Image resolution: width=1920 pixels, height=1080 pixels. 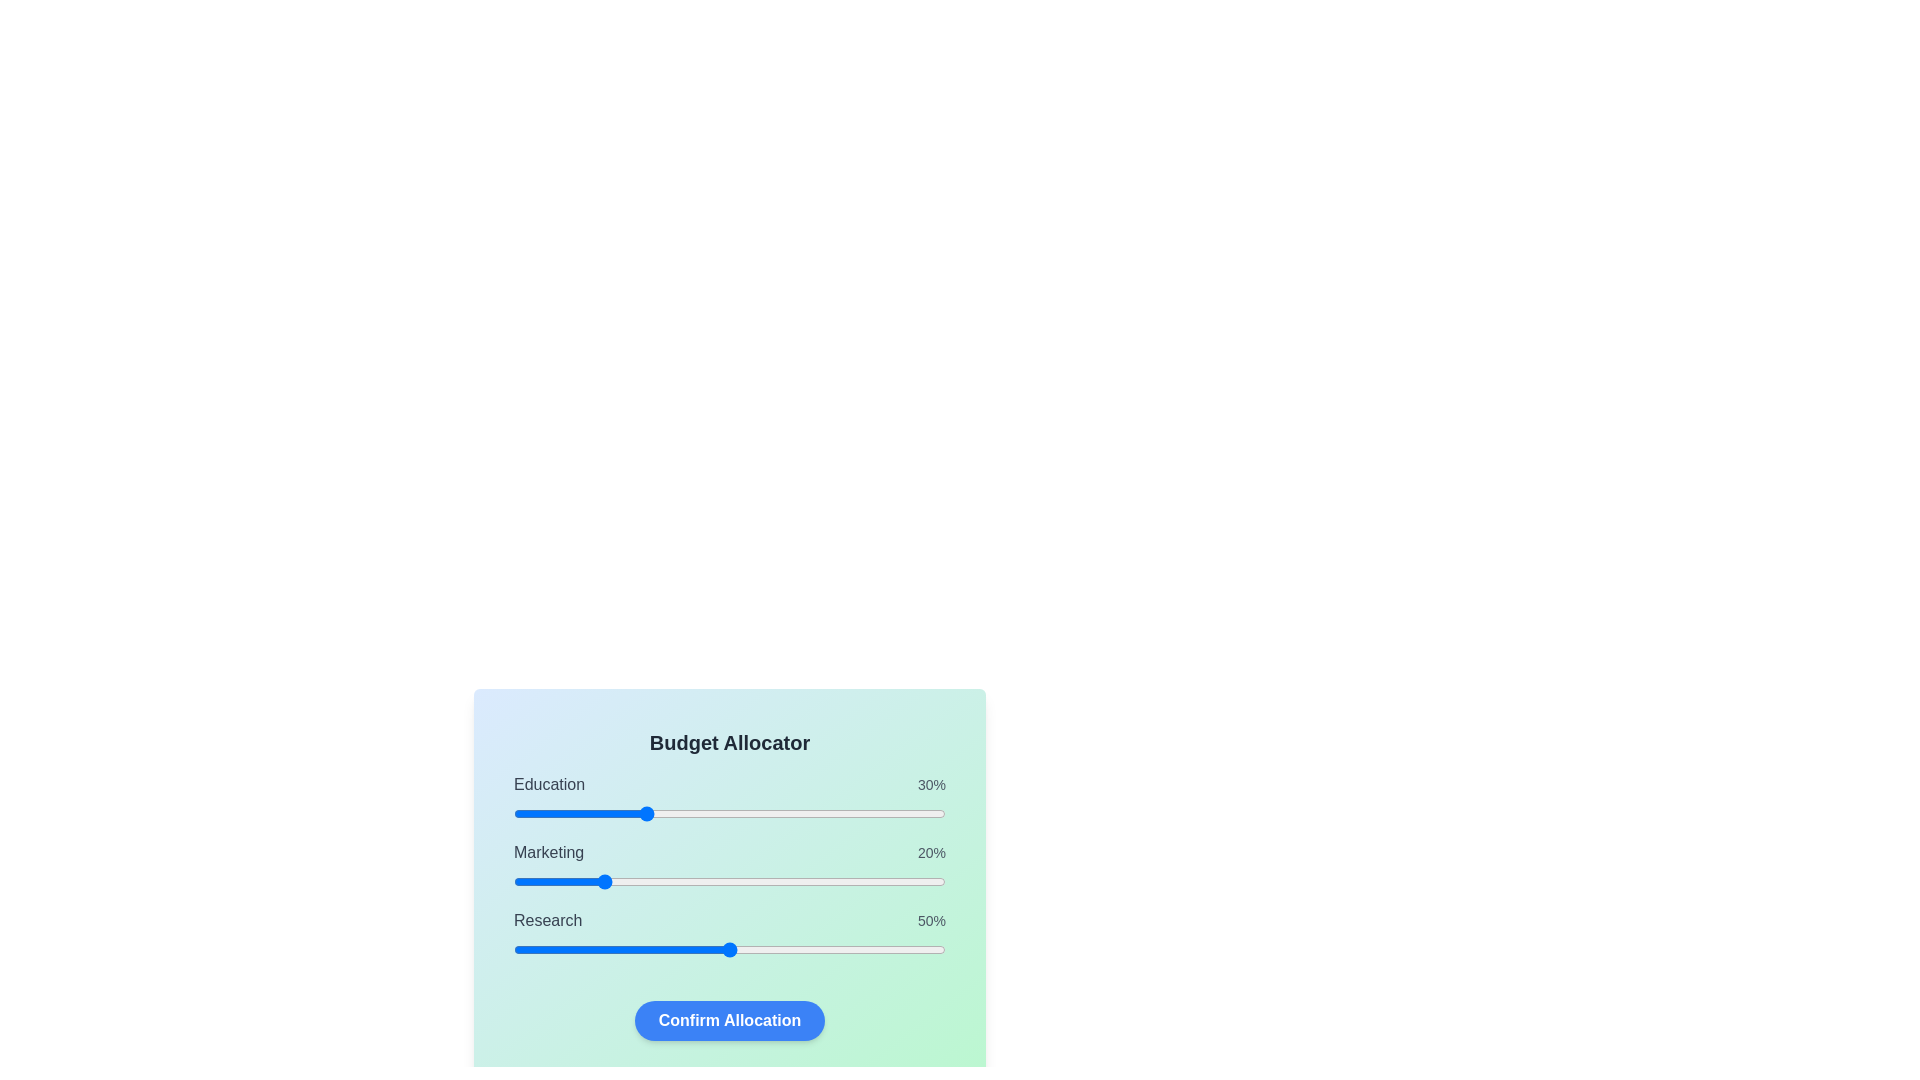 I want to click on the Research allocation slider to 31%, so click(x=648, y=948).